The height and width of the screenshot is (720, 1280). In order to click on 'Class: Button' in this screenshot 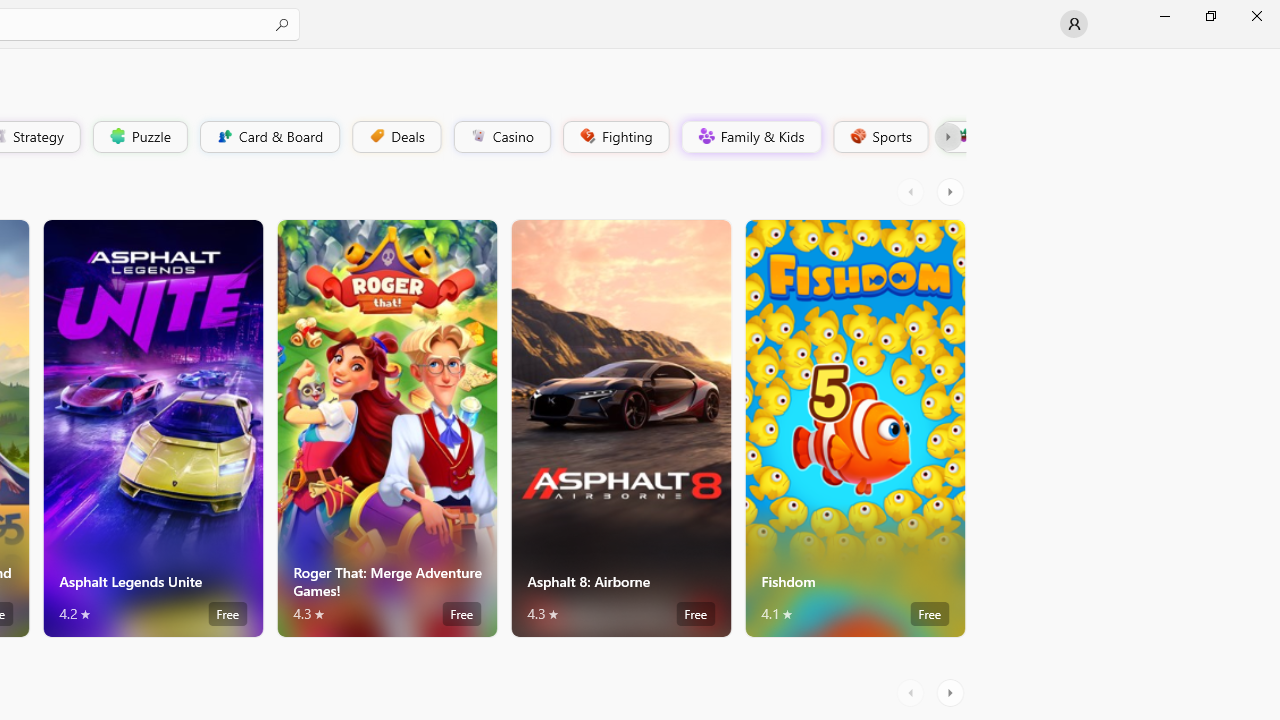, I will do `click(946, 135)`.